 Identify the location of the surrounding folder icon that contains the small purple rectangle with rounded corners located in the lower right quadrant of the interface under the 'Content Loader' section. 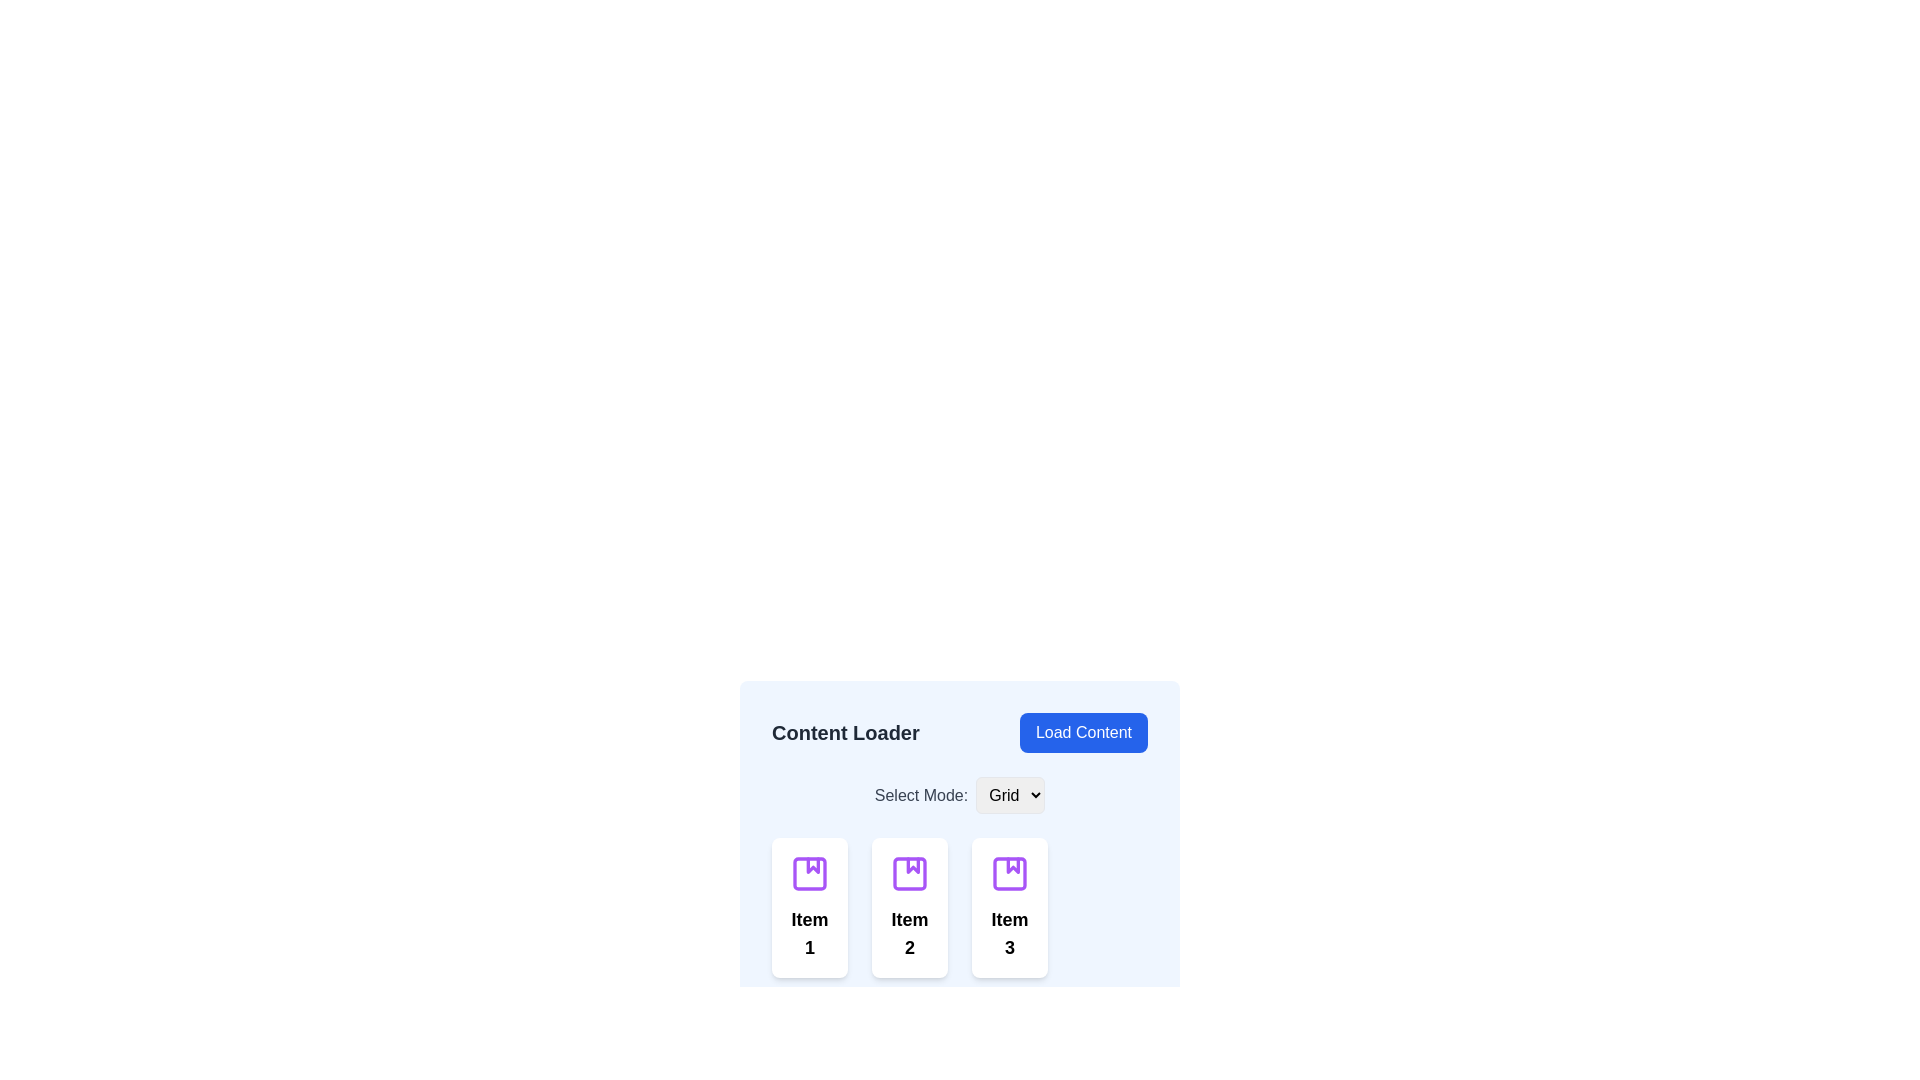
(1009, 873).